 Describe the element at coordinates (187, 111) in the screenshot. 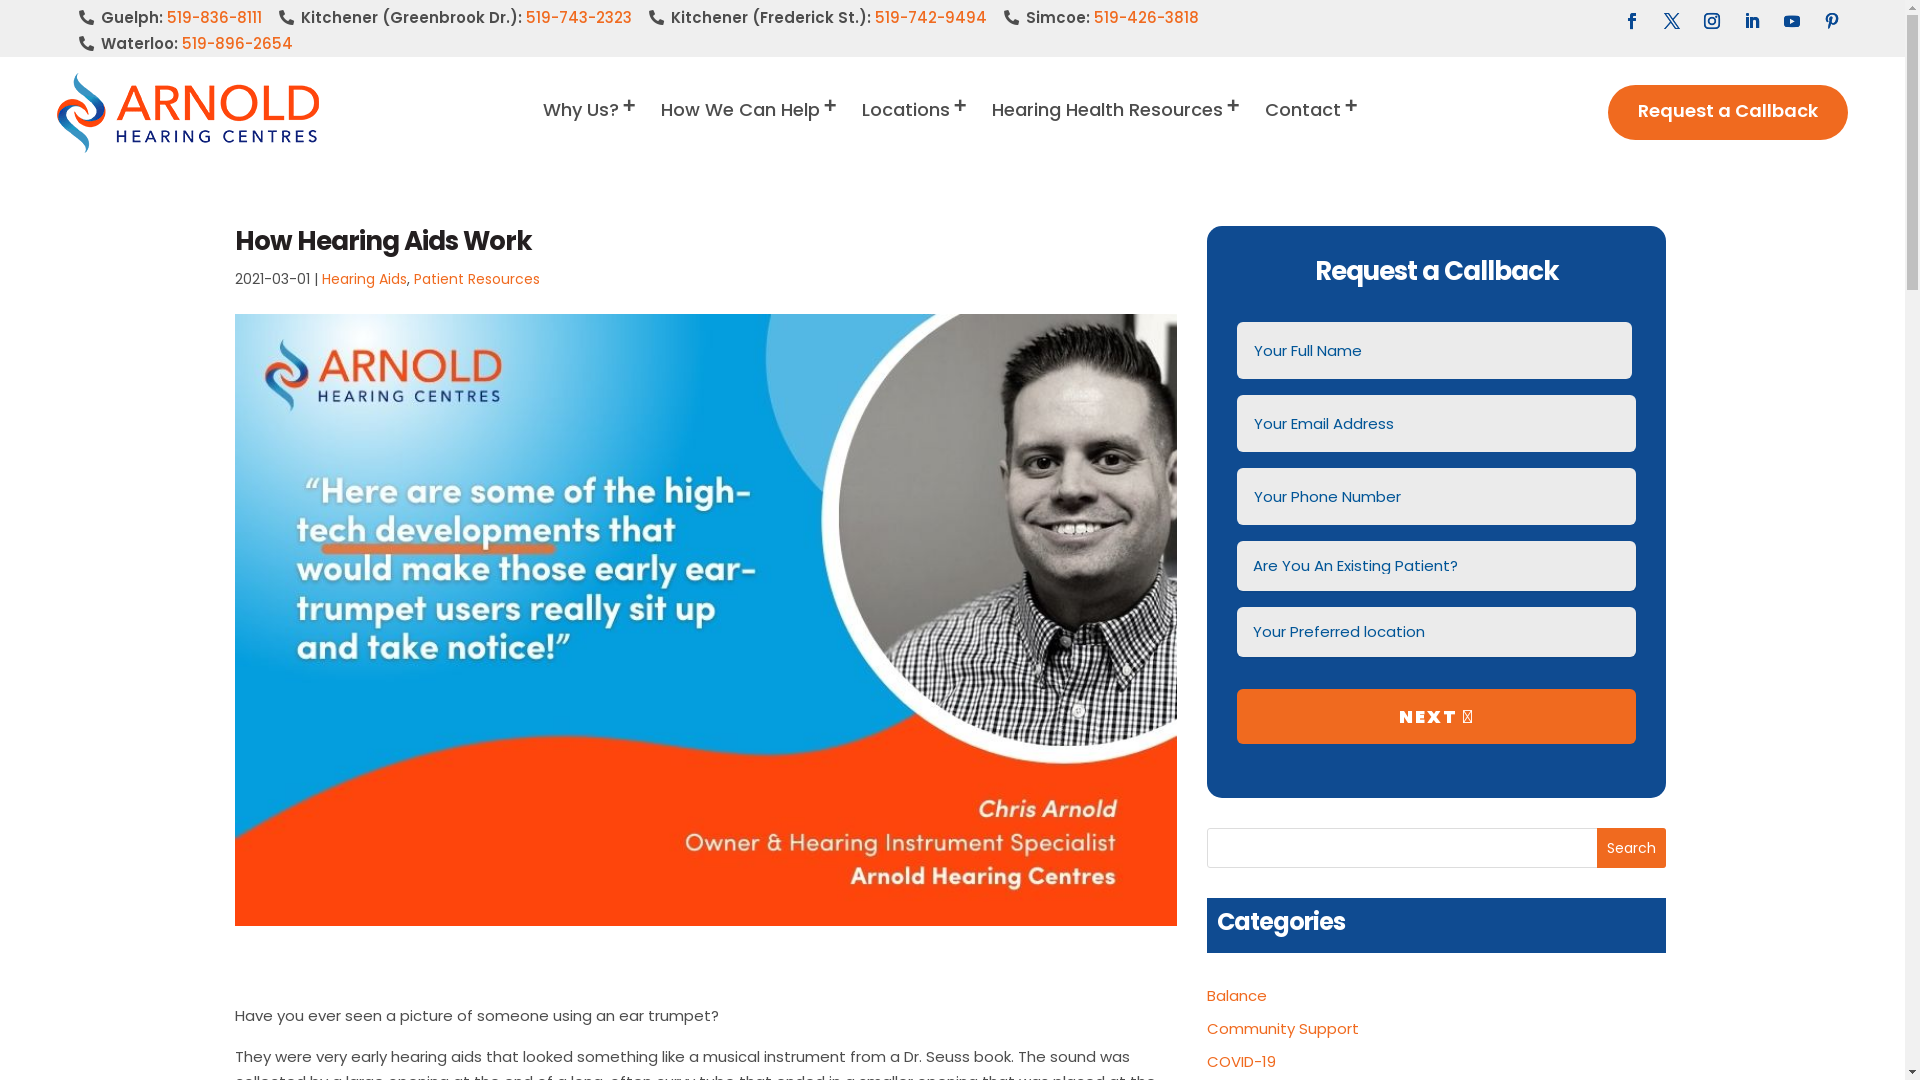

I see `'arnold-hearing-logo-update'` at that location.